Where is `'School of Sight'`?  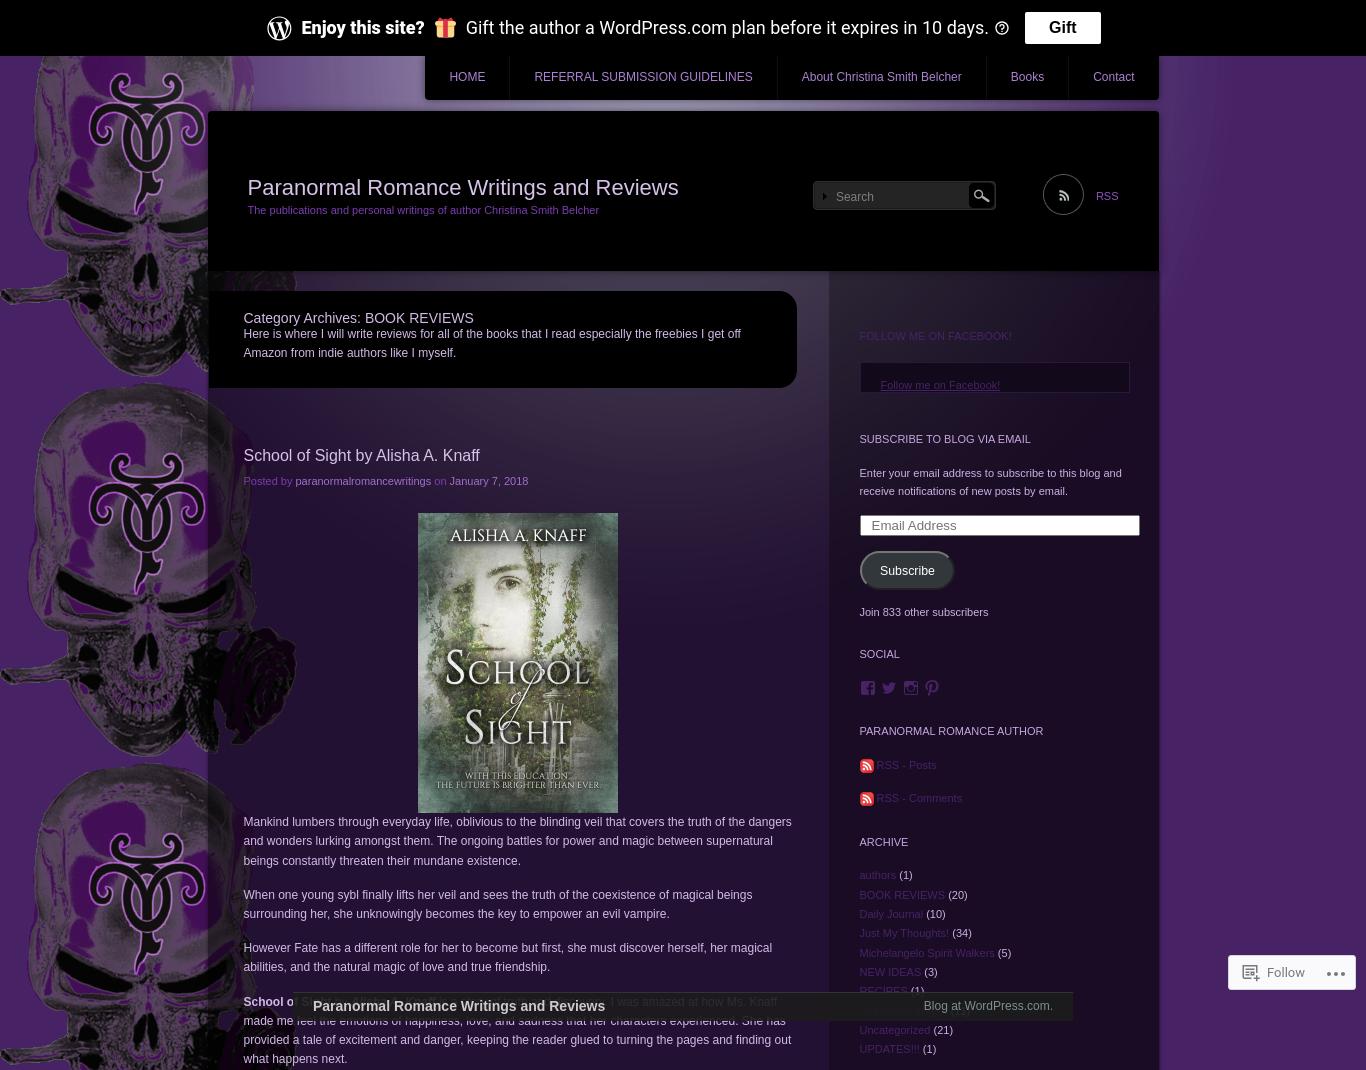
'School of Sight' is located at coordinates (286, 1000).